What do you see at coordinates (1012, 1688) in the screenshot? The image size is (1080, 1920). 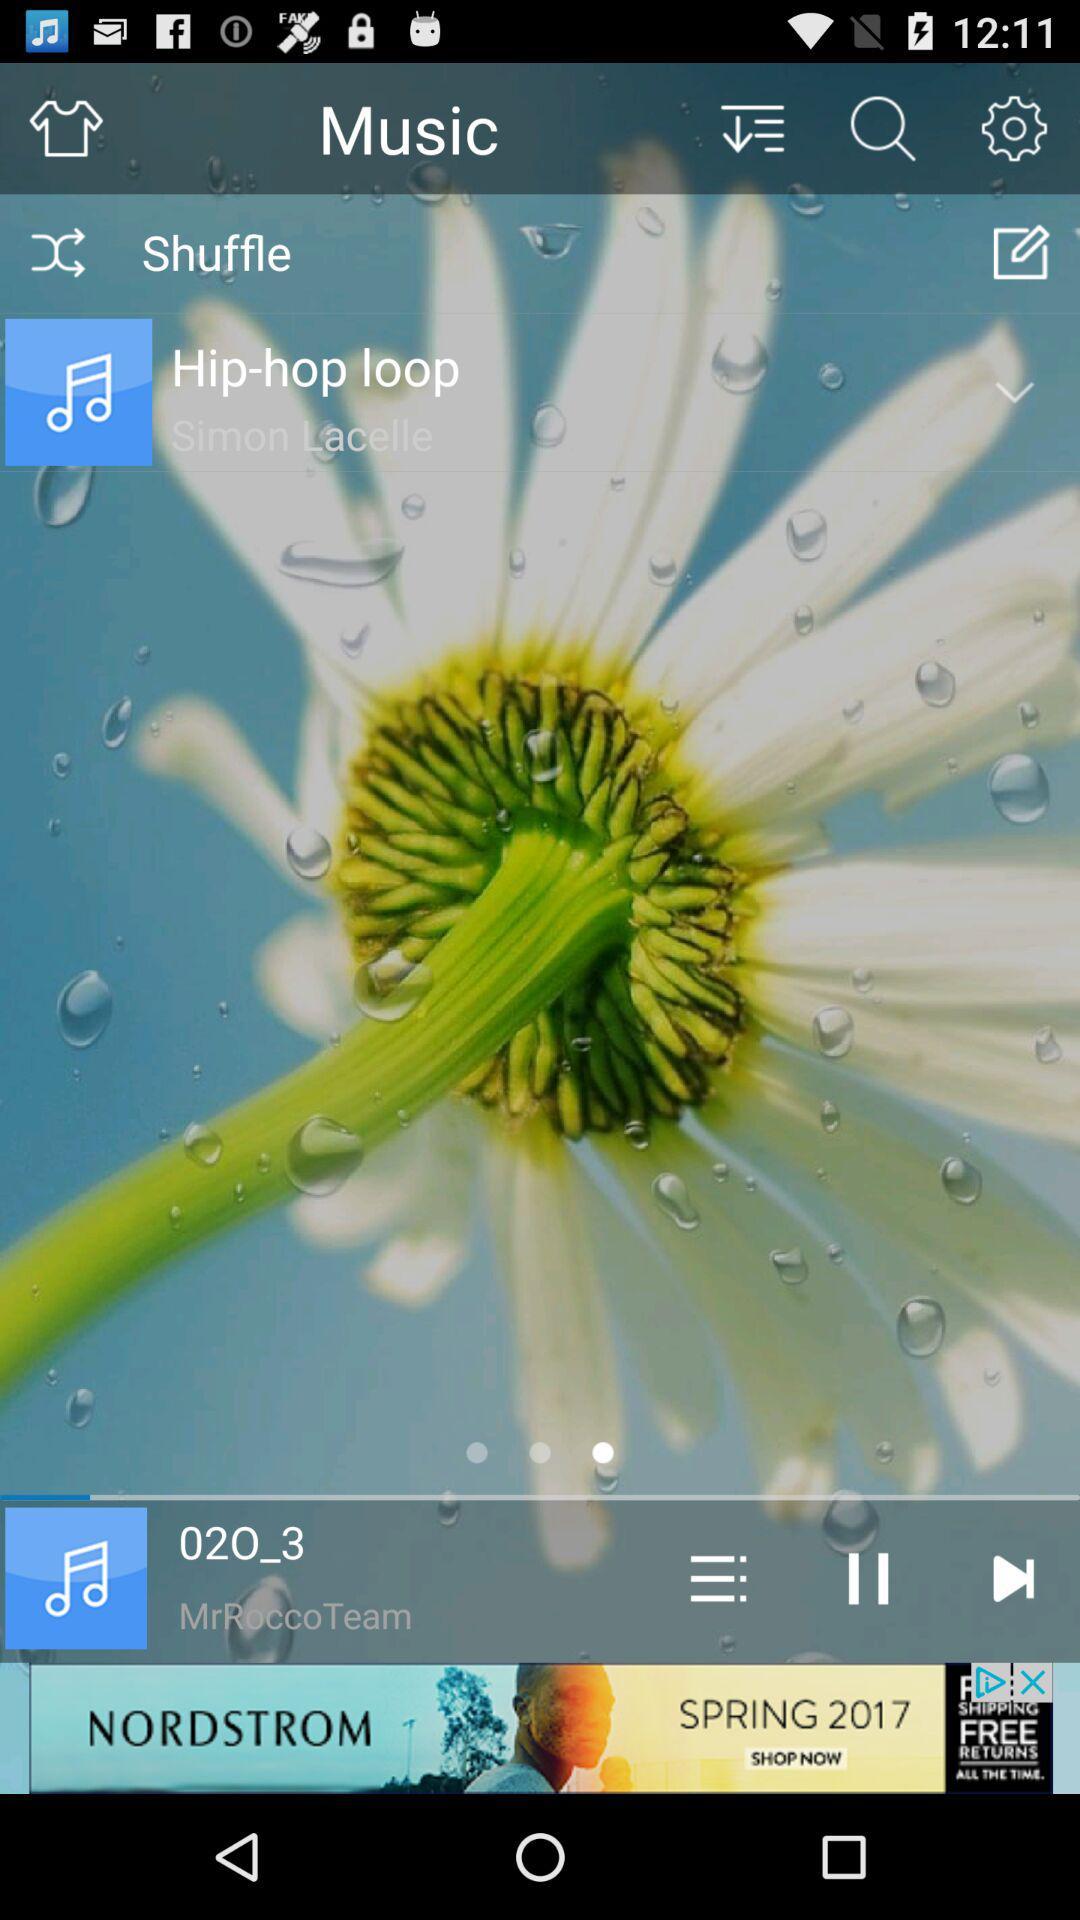 I see `the skip_next icon` at bounding box center [1012, 1688].